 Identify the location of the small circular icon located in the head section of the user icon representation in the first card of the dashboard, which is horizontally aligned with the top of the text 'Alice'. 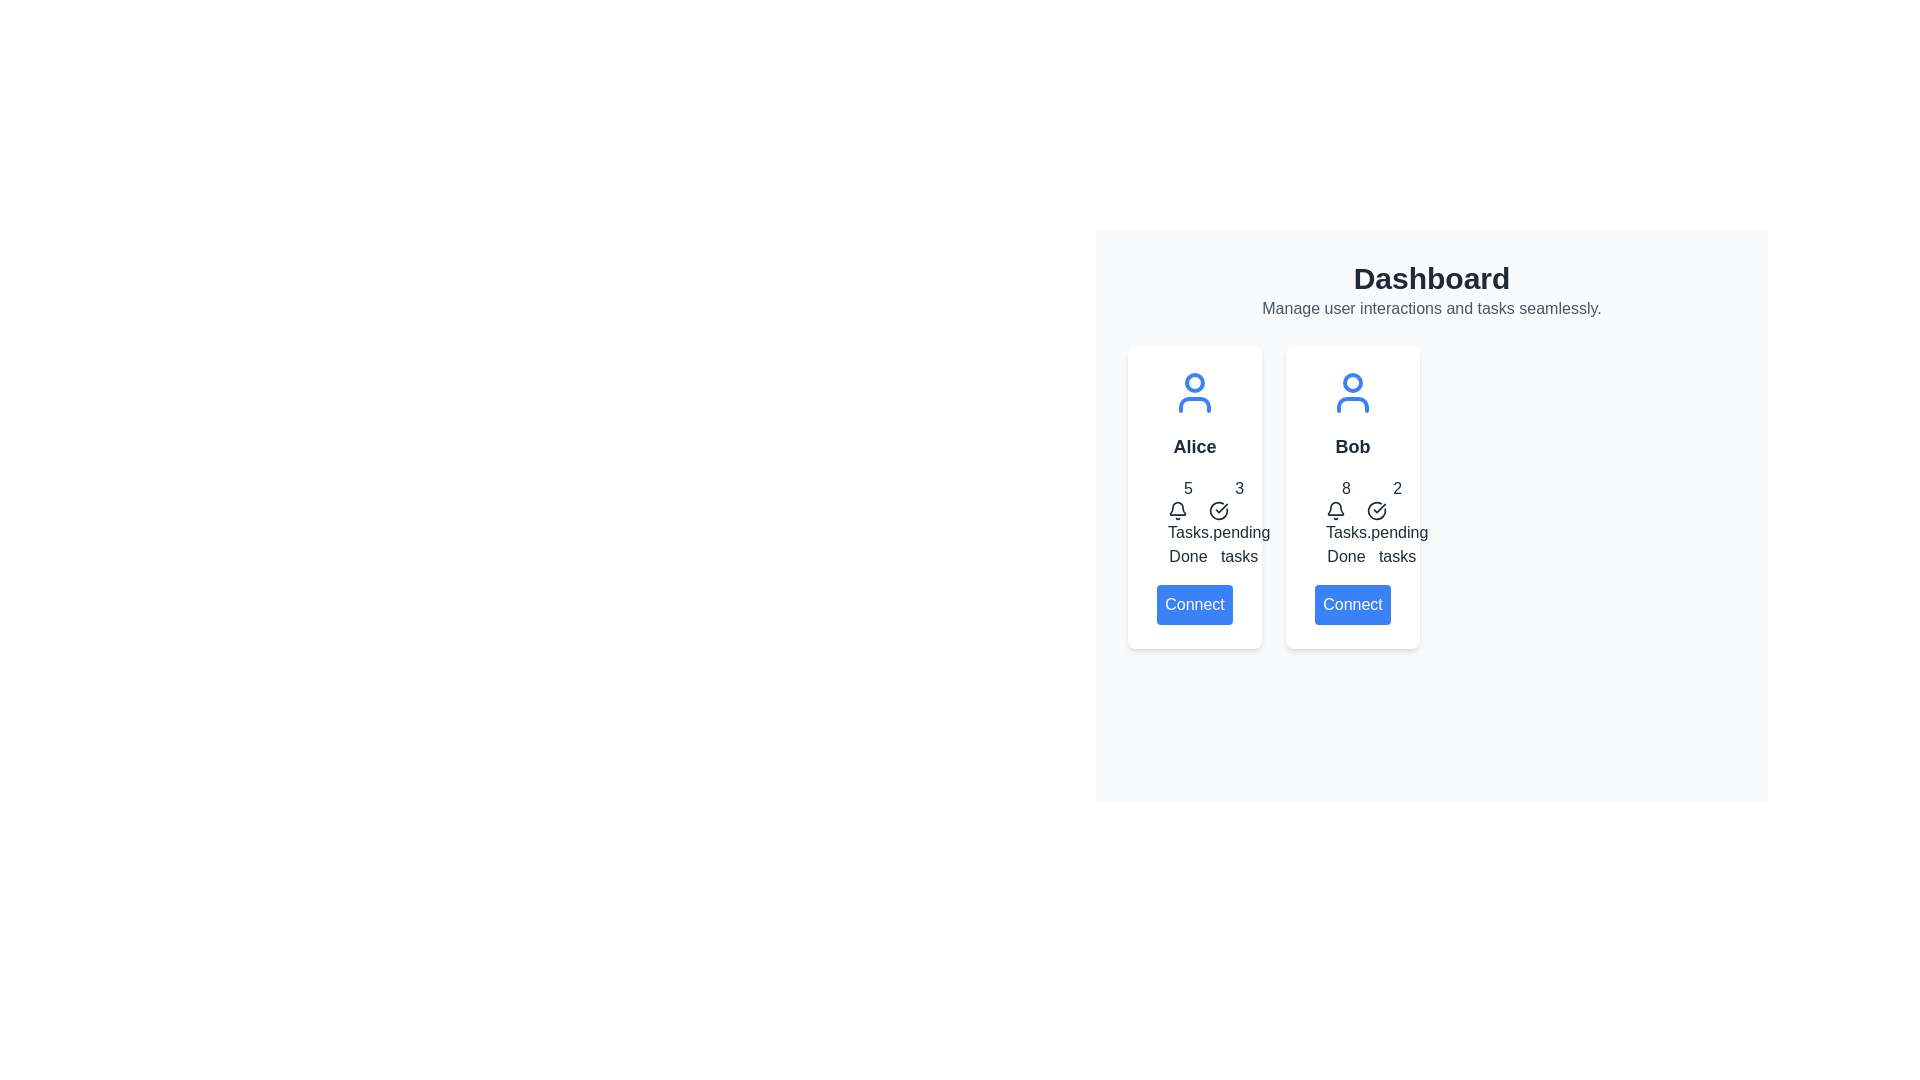
(1195, 382).